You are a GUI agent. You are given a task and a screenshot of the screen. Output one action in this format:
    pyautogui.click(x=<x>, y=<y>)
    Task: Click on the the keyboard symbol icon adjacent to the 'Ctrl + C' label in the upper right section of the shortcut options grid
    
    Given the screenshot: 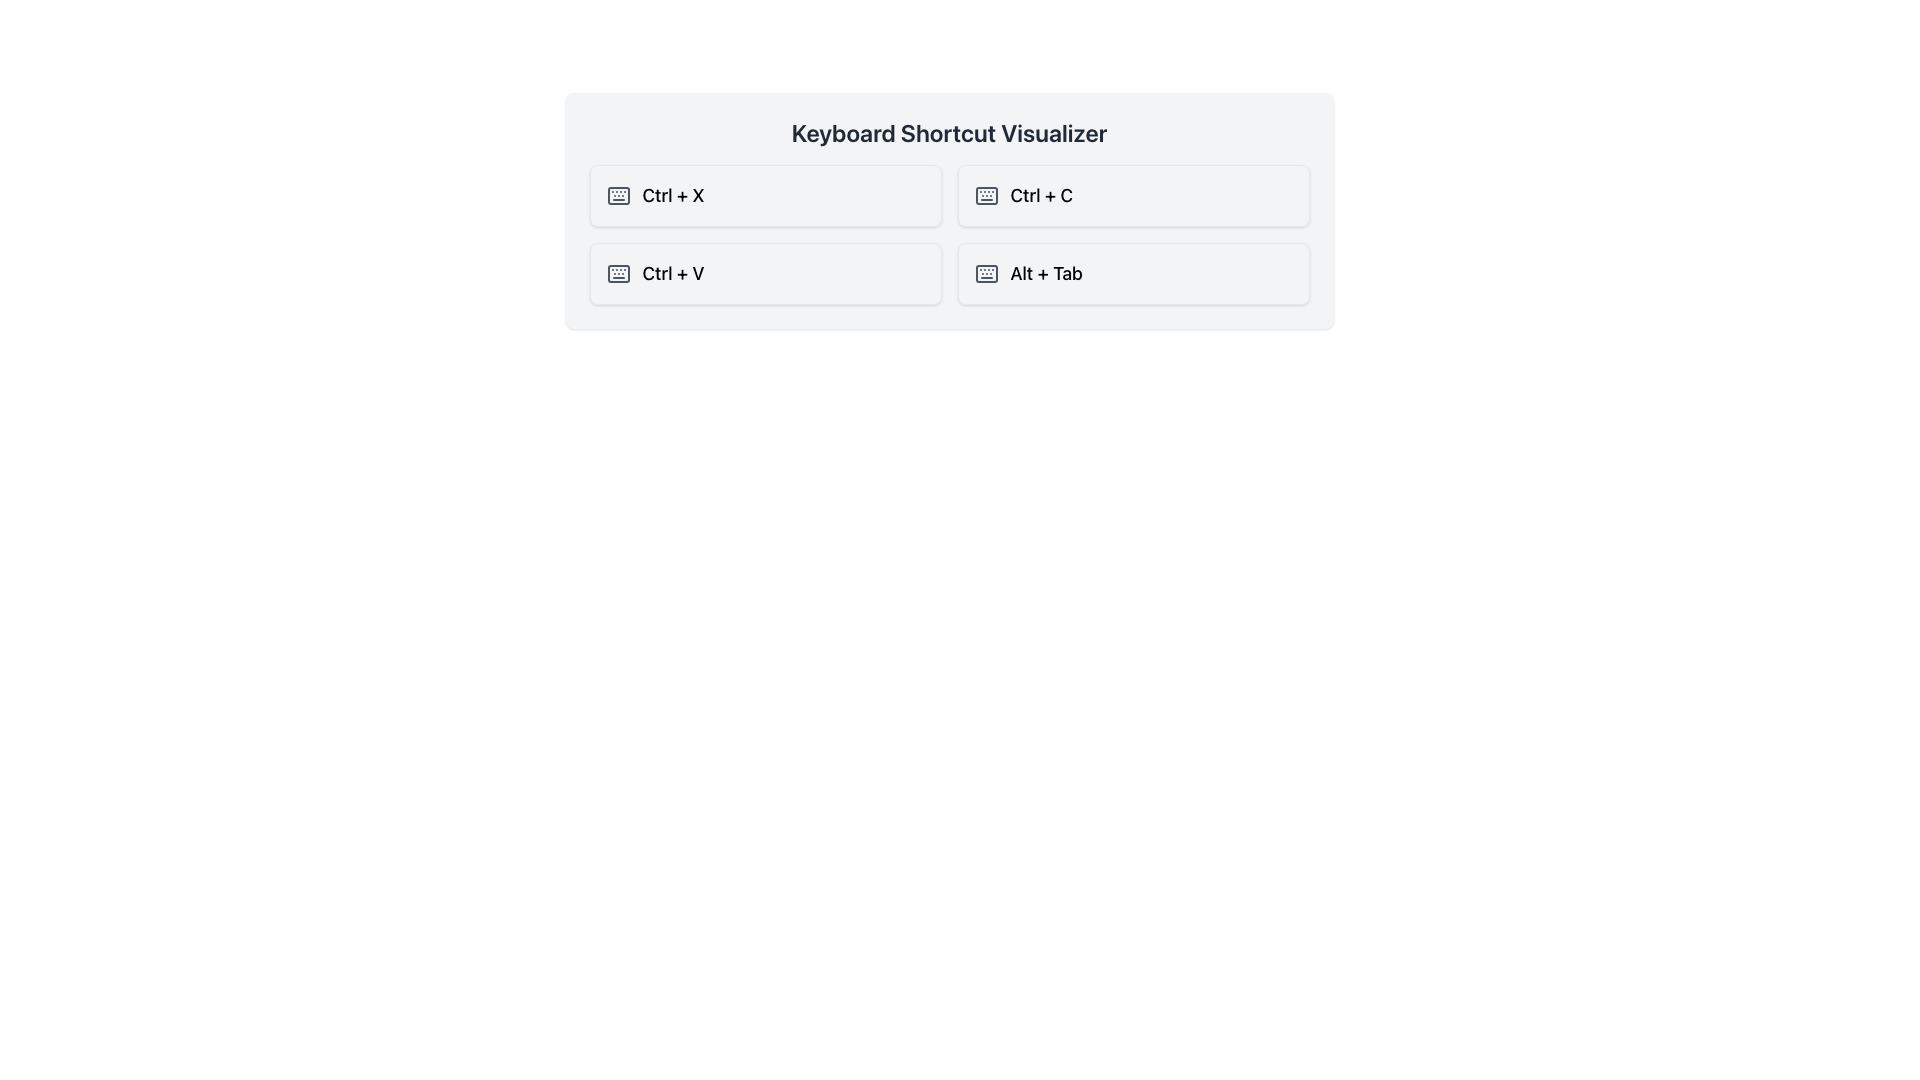 What is the action you would take?
    pyautogui.click(x=986, y=196)
    